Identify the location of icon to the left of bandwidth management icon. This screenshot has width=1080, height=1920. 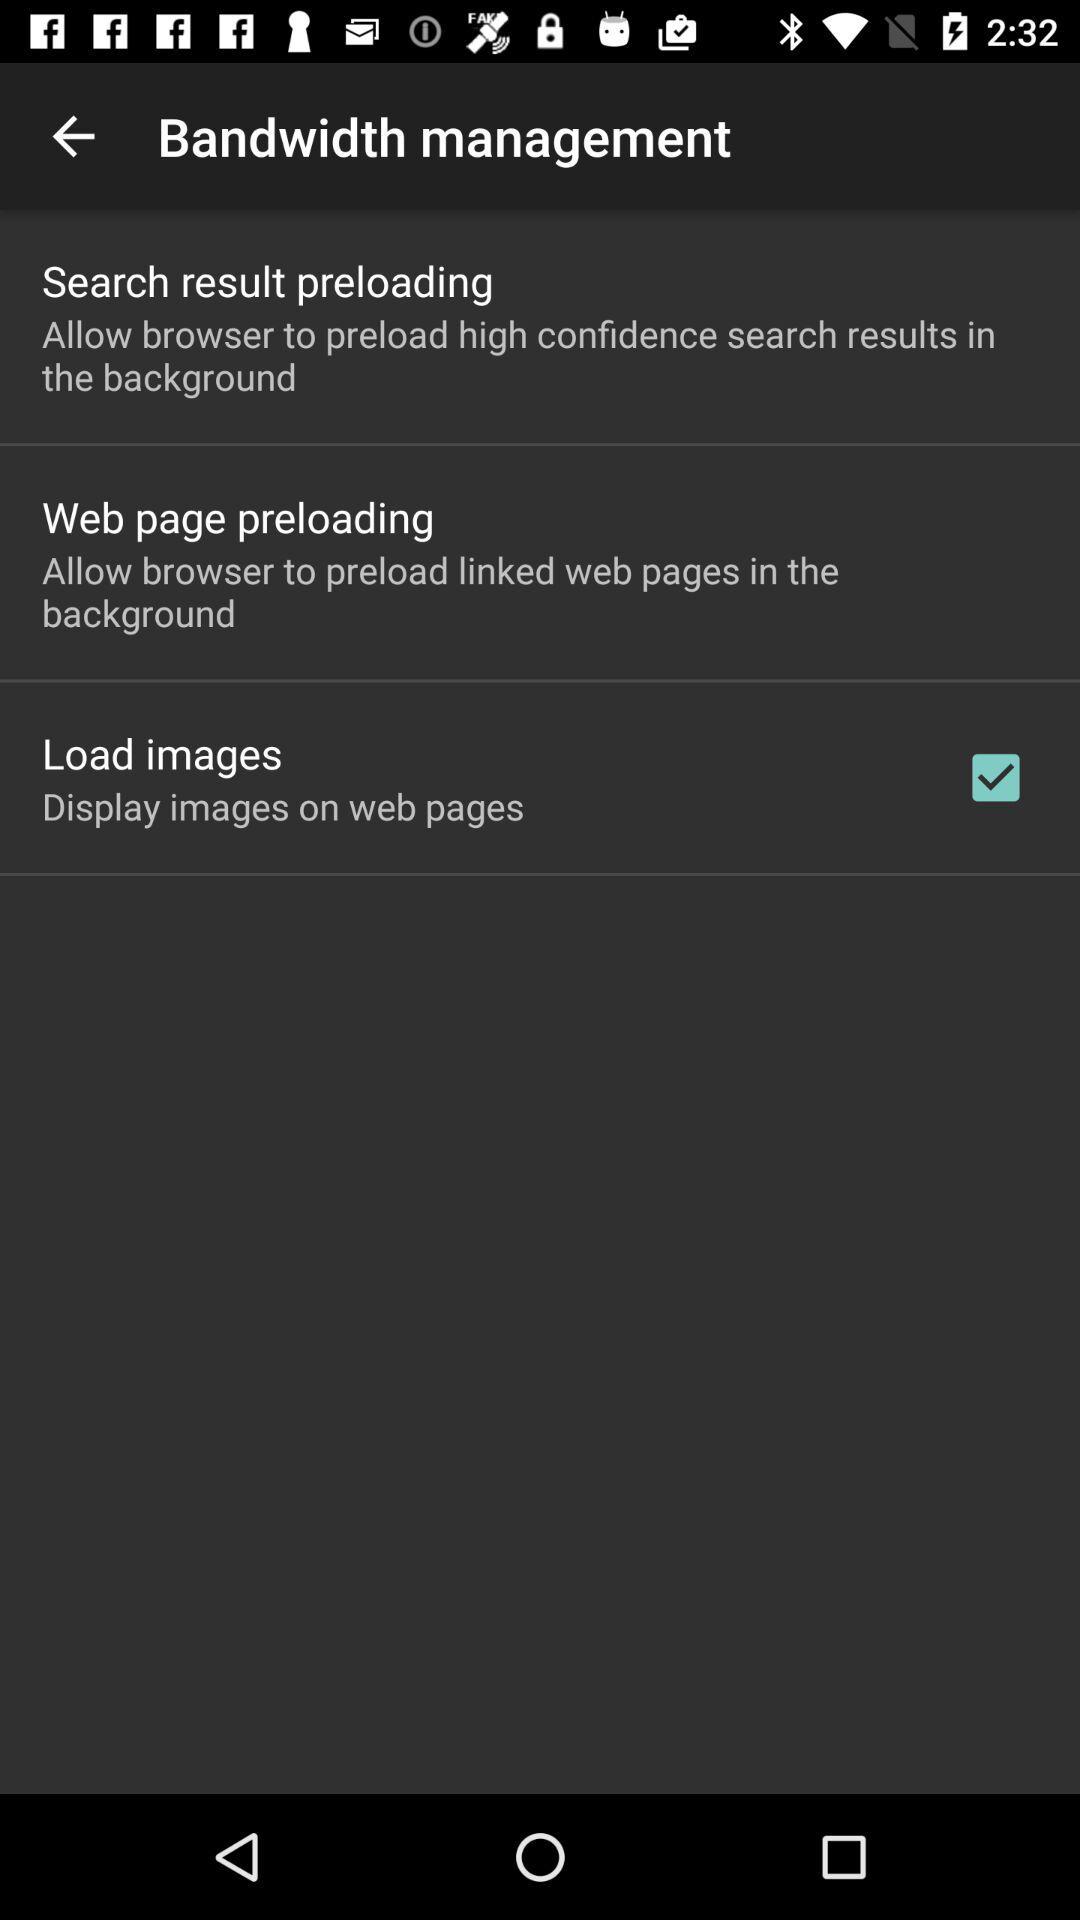
(72, 135).